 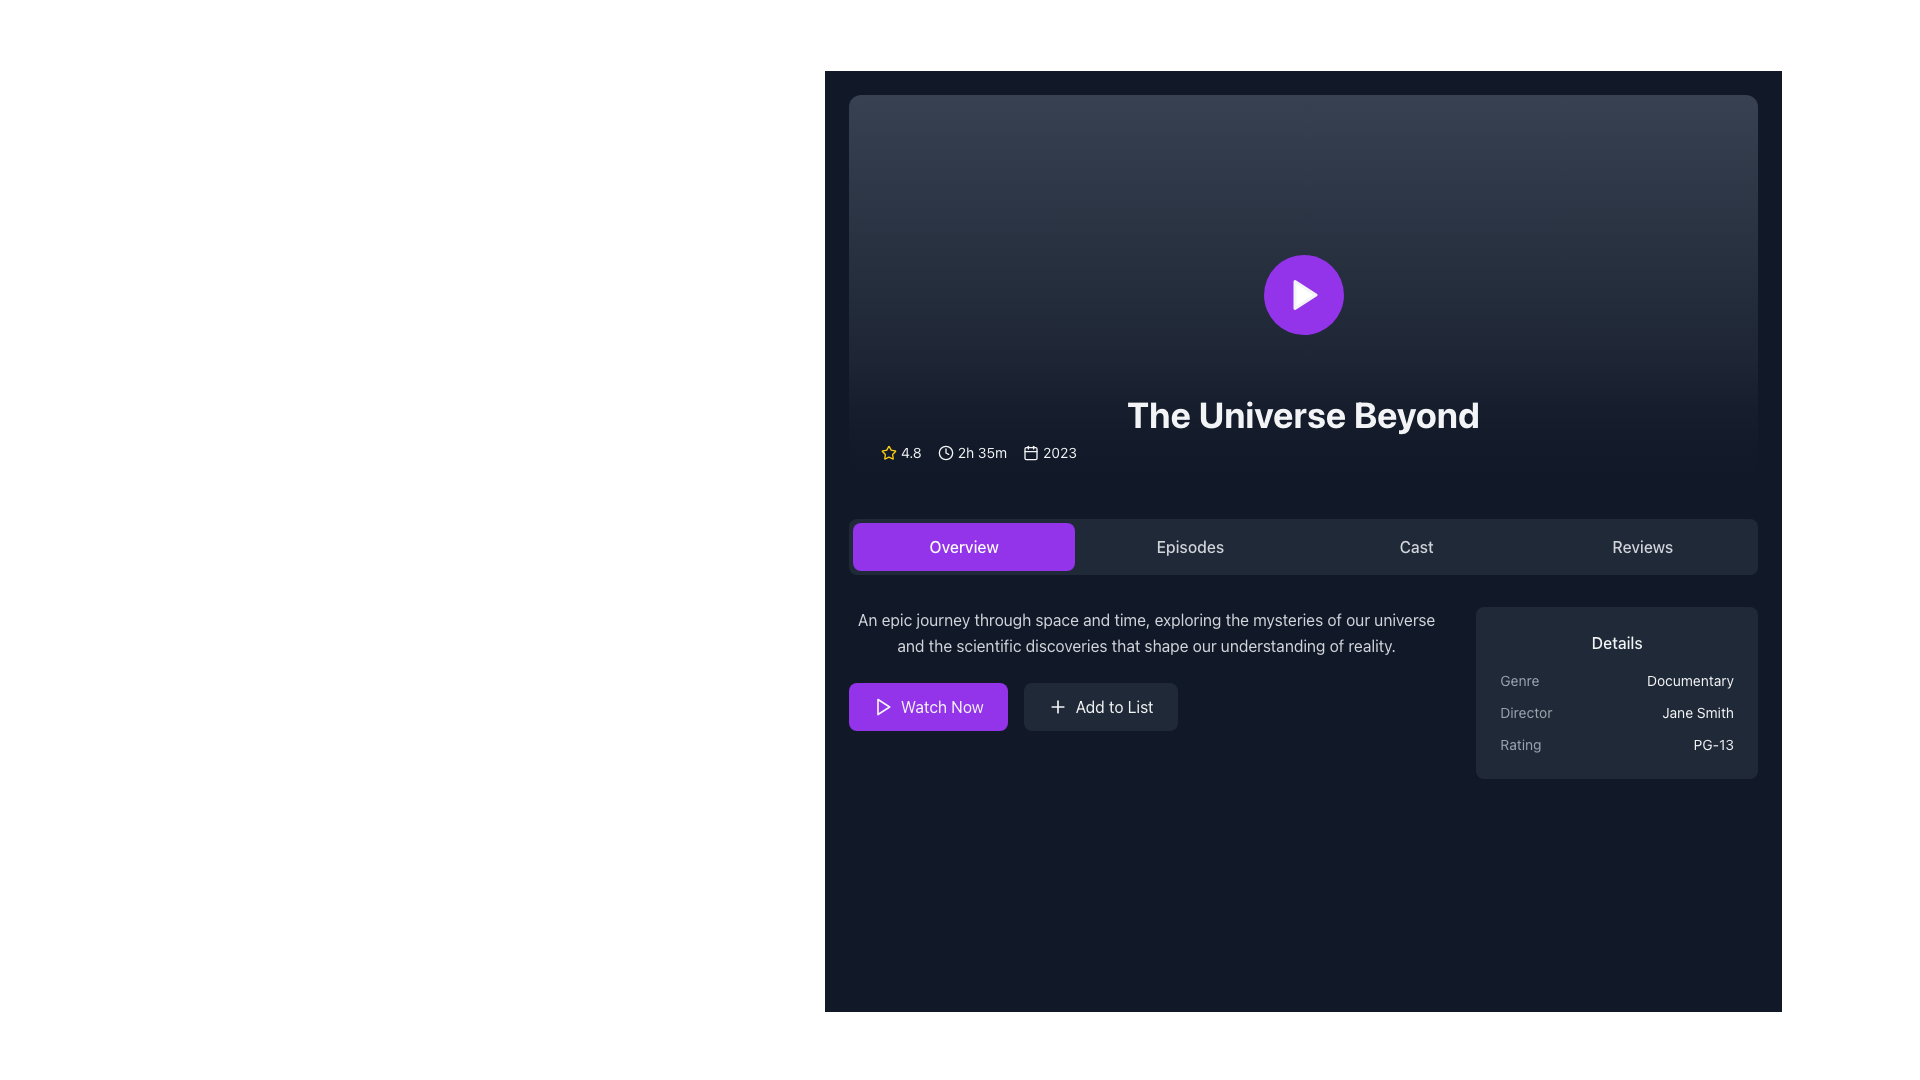 What do you see at coordinates (1712, 744) in the screenshot?
I see `the 'PG-13' text label indicating movie rating, located to the right of the 'Rating' label in the 'Details' section at the bottom right corner of the interface` at bounding box center [1712, 744].